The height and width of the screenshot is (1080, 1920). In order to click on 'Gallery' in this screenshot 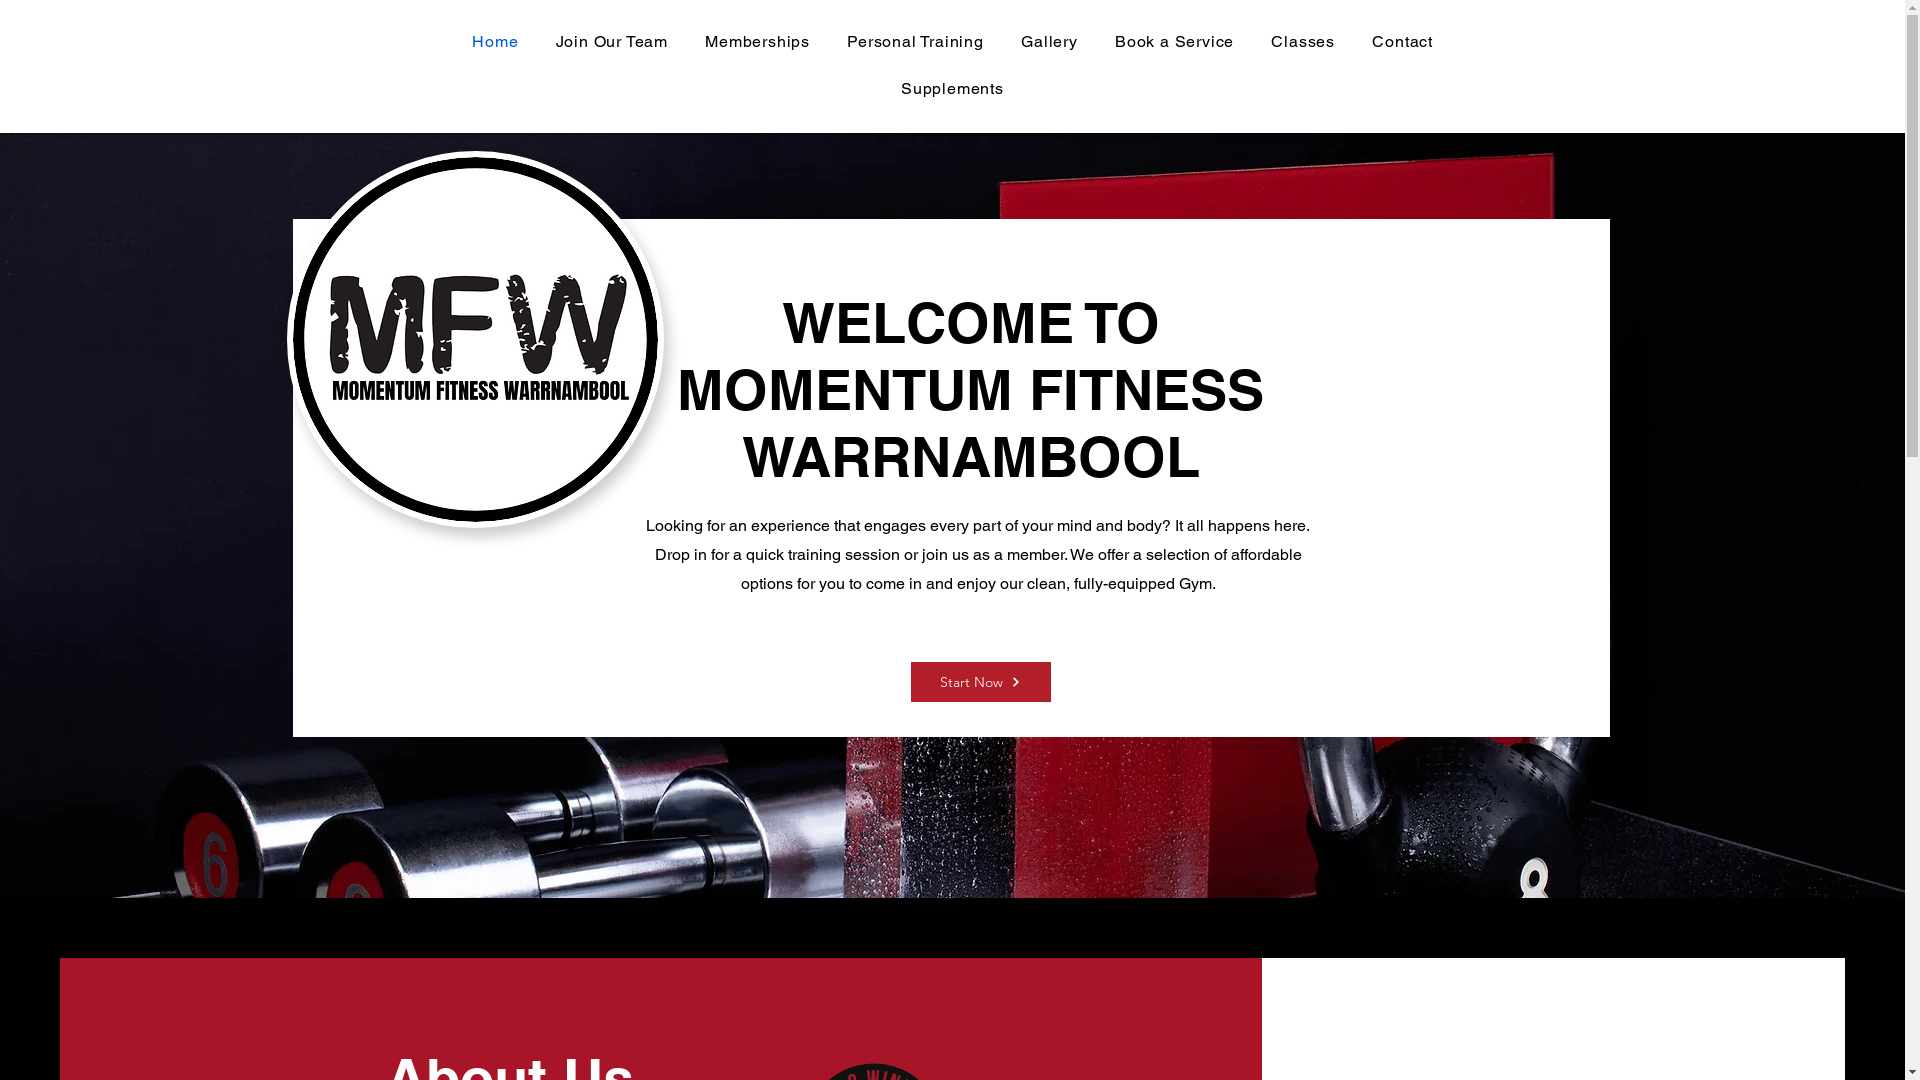, I will do `click(1007, 41)`.